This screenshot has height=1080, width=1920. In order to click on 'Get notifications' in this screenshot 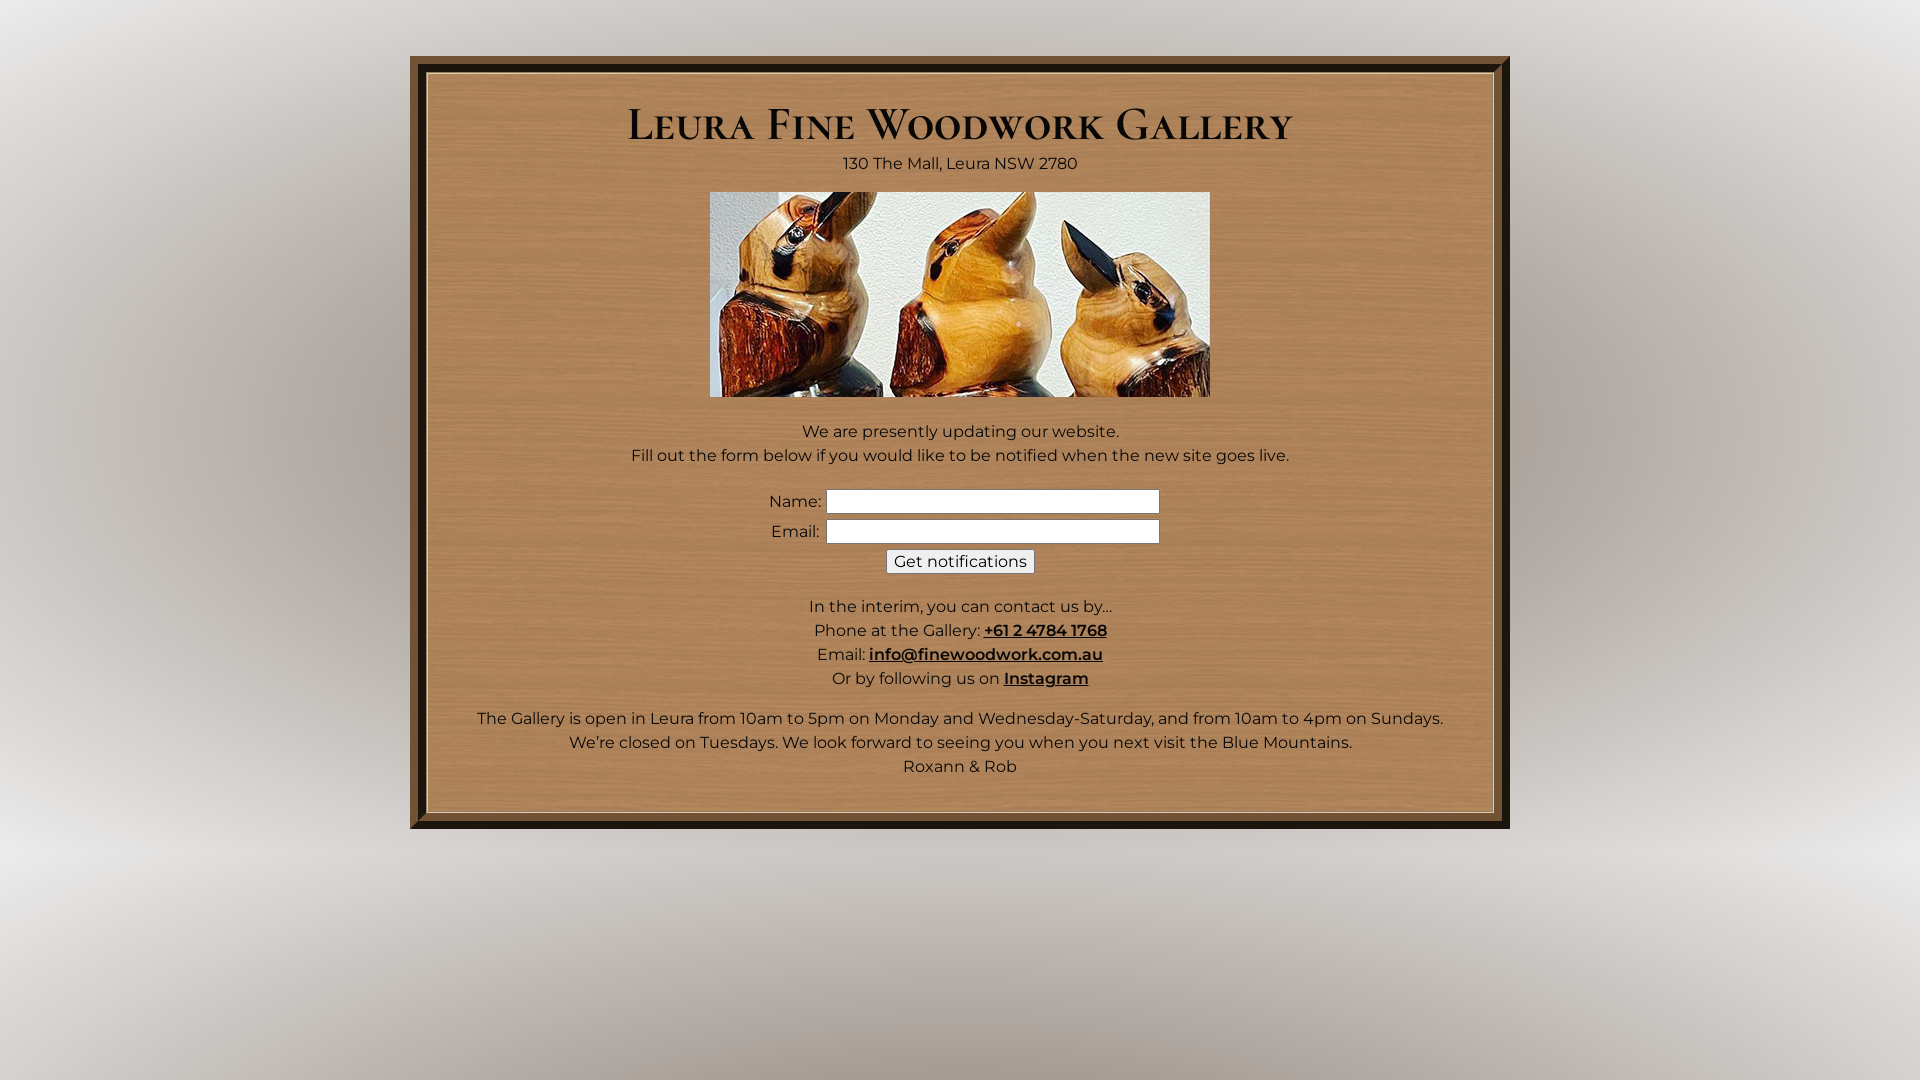, I will do `click(960, 561)`.